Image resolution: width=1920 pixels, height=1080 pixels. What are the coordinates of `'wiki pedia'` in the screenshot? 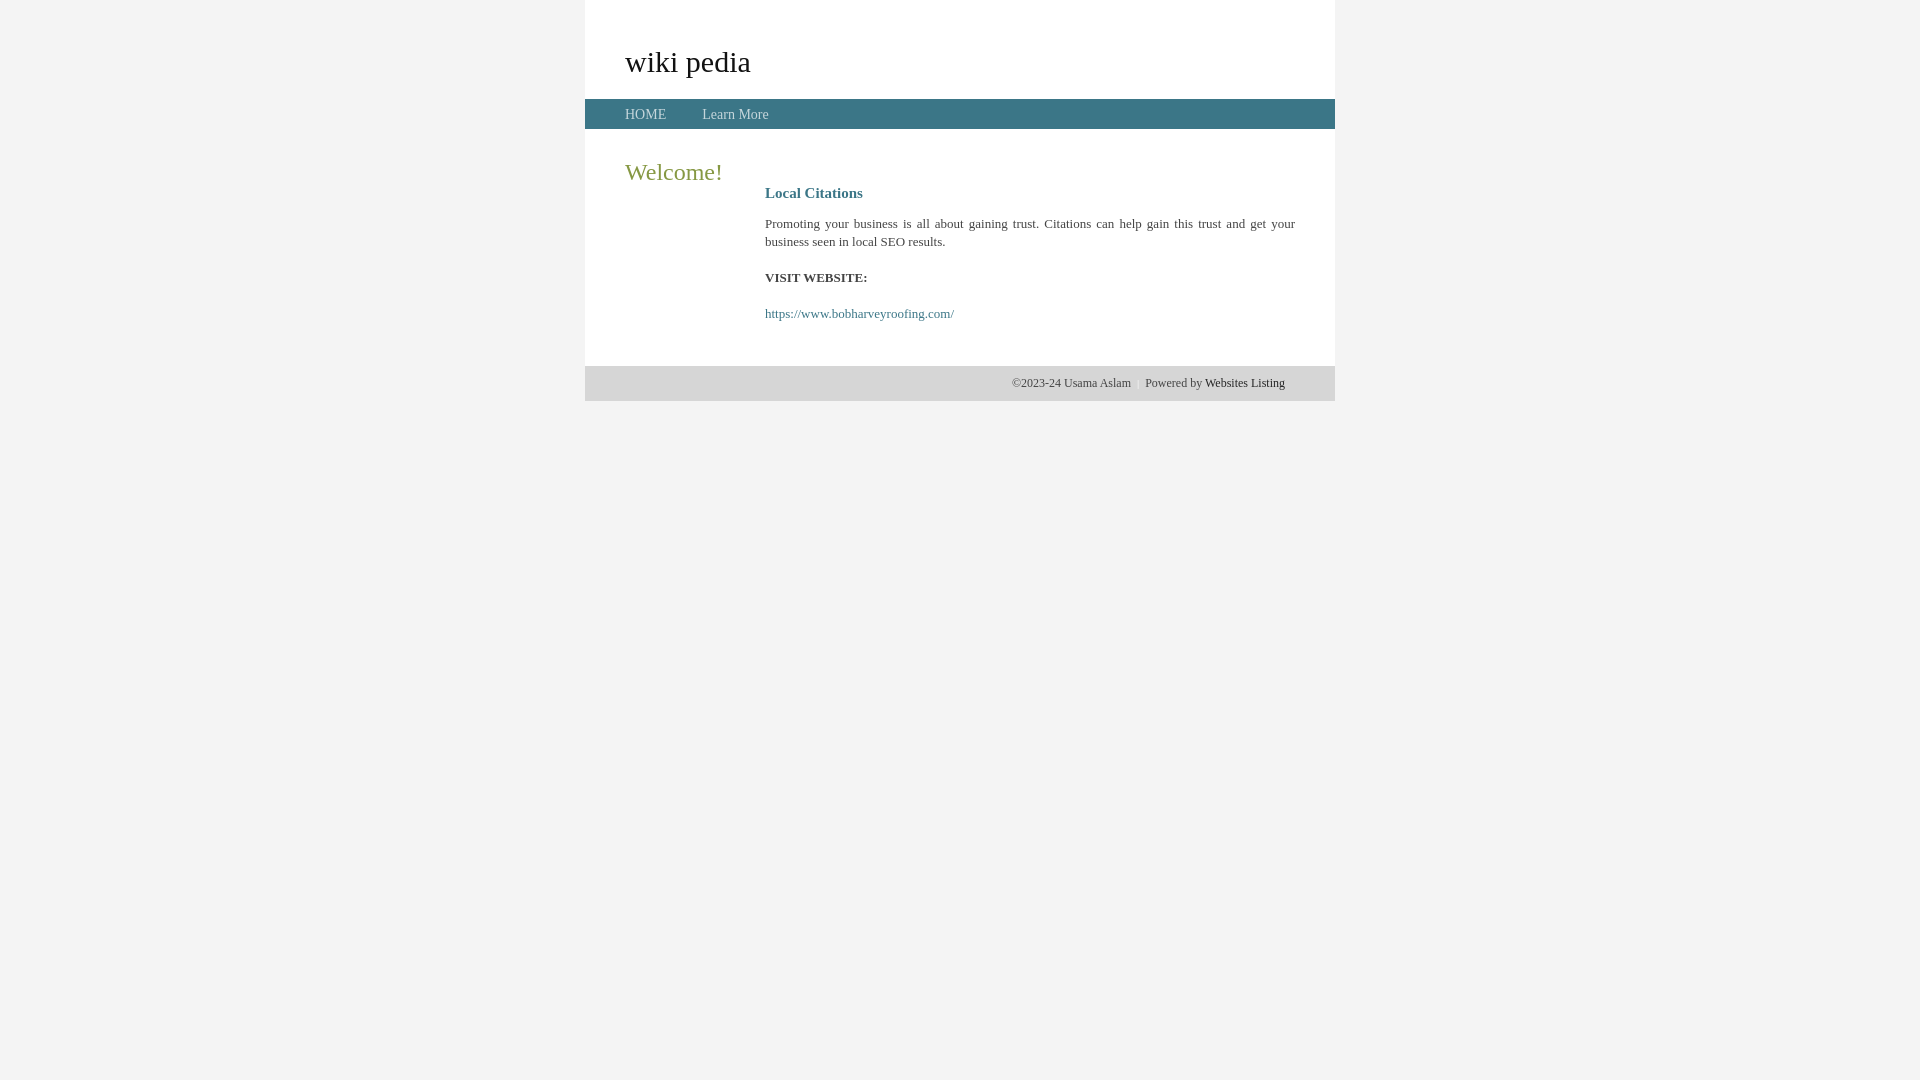 It's located at (687, 60).